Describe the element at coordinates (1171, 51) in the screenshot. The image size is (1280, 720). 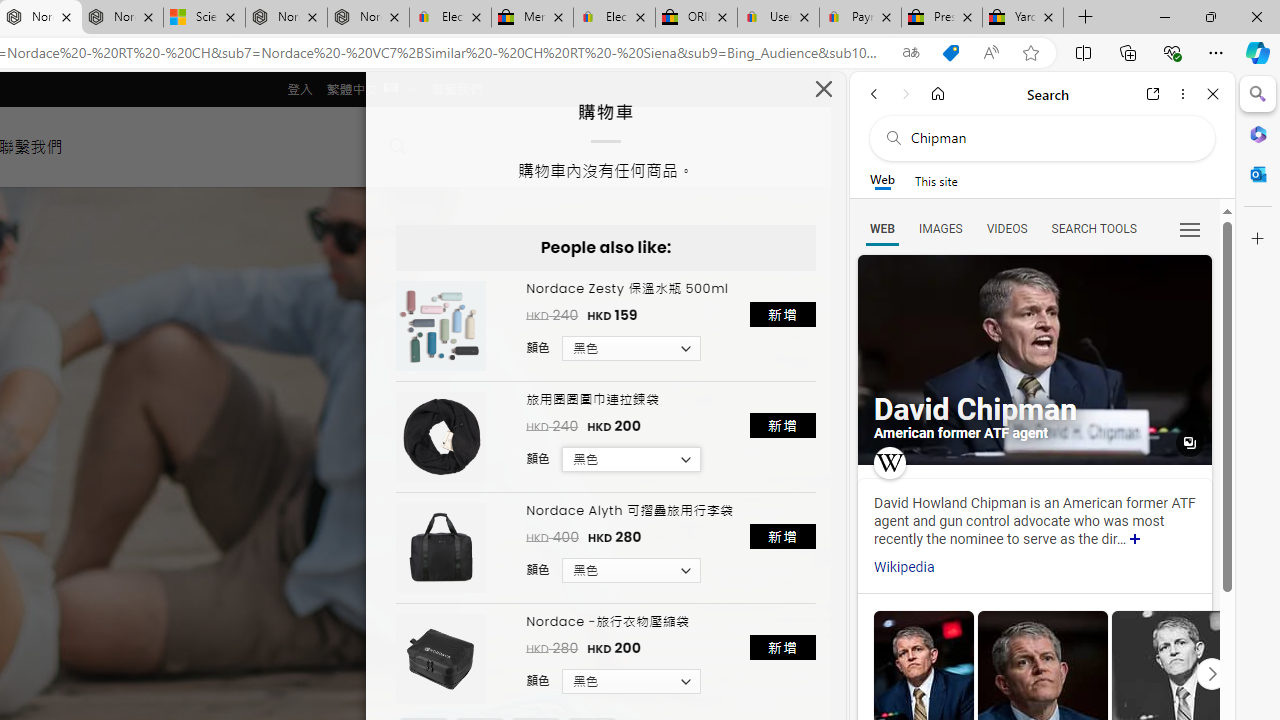
I see `'Browser essentials'` at that location.